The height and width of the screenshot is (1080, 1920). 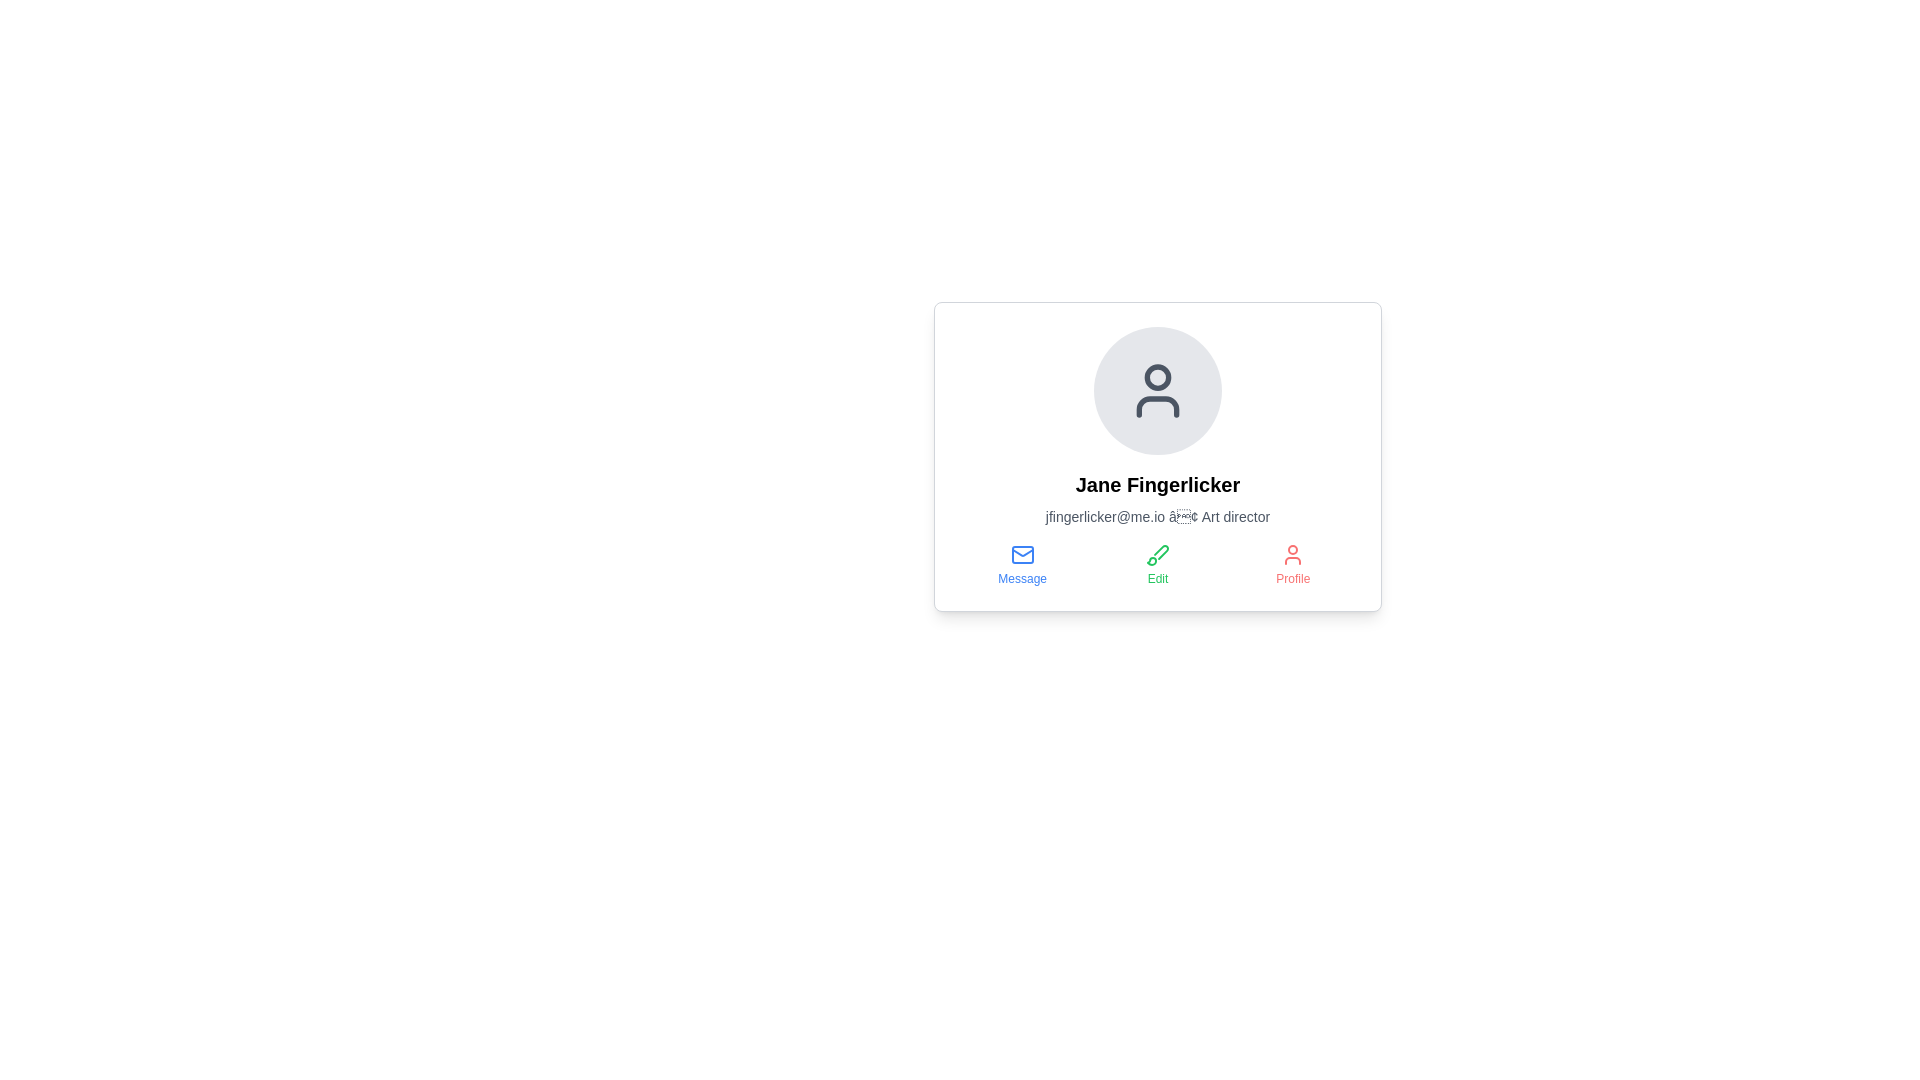 I want to click on name displayed in the header text, which is 'Jane Fingerlicker', prominently styled in bold font within the profile card layout, so click(x=1157, y=485).